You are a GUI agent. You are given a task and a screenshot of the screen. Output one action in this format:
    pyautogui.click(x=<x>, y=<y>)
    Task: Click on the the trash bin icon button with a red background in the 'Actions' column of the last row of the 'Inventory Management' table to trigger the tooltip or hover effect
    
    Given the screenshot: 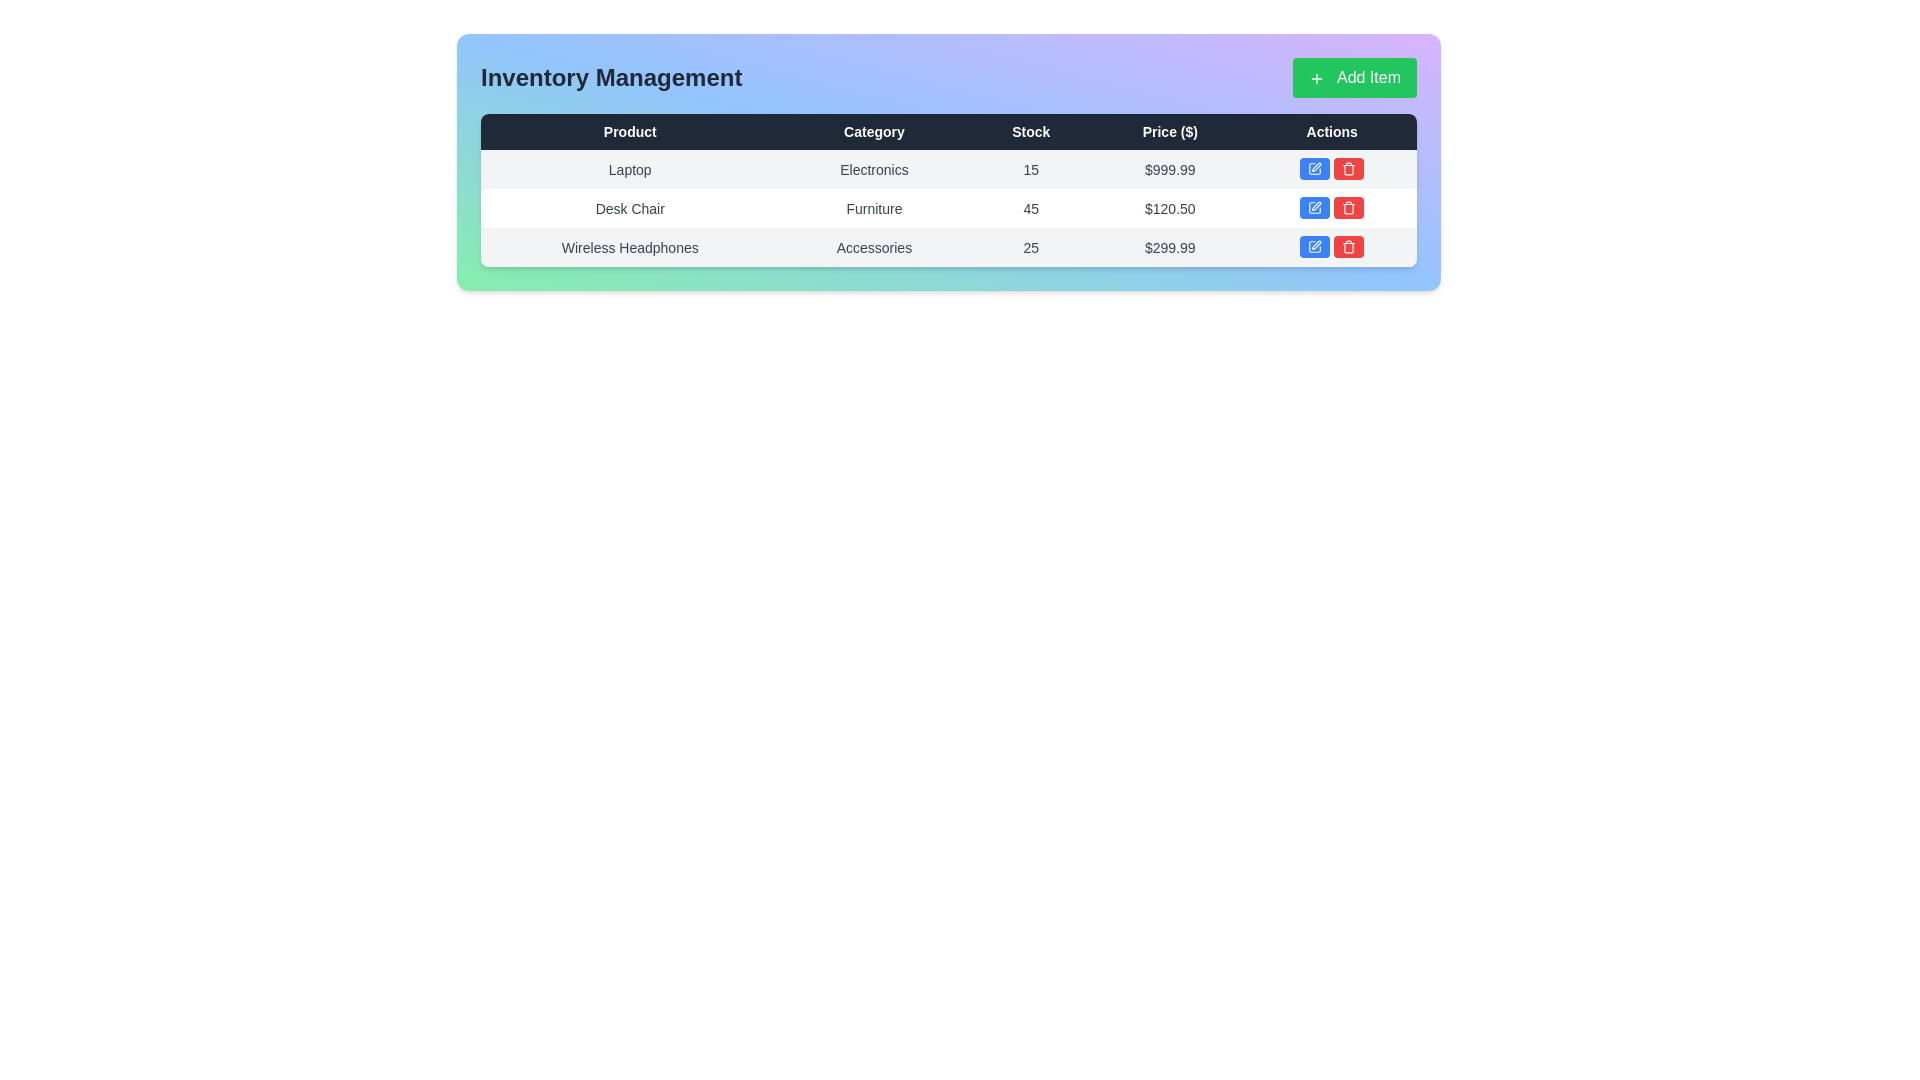 What is the action you would take?
    pyautogui.click(x=1349, y=208)
    